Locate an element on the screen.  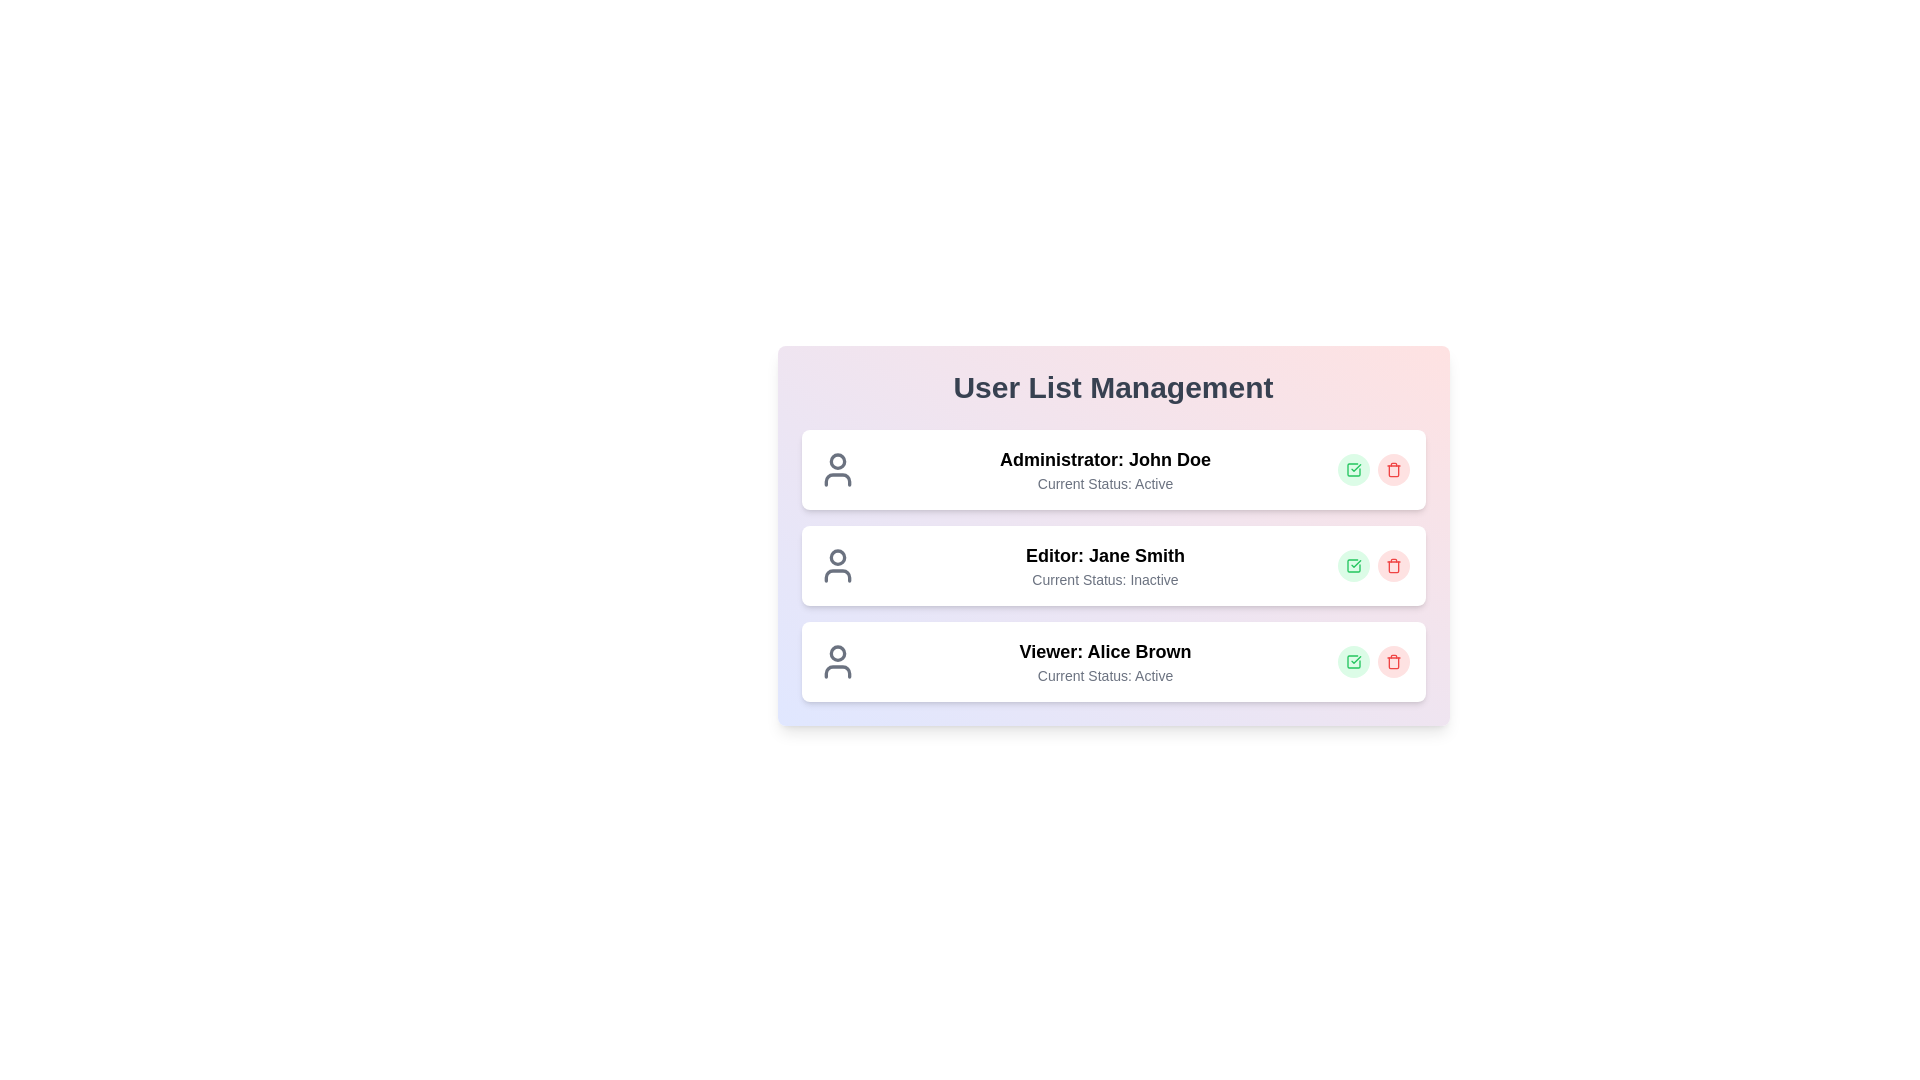
the red trash can icon delete button for the user entry 'Administrator: John Doe' to potentially see a tooltip is located at coordinates (1392, 470).